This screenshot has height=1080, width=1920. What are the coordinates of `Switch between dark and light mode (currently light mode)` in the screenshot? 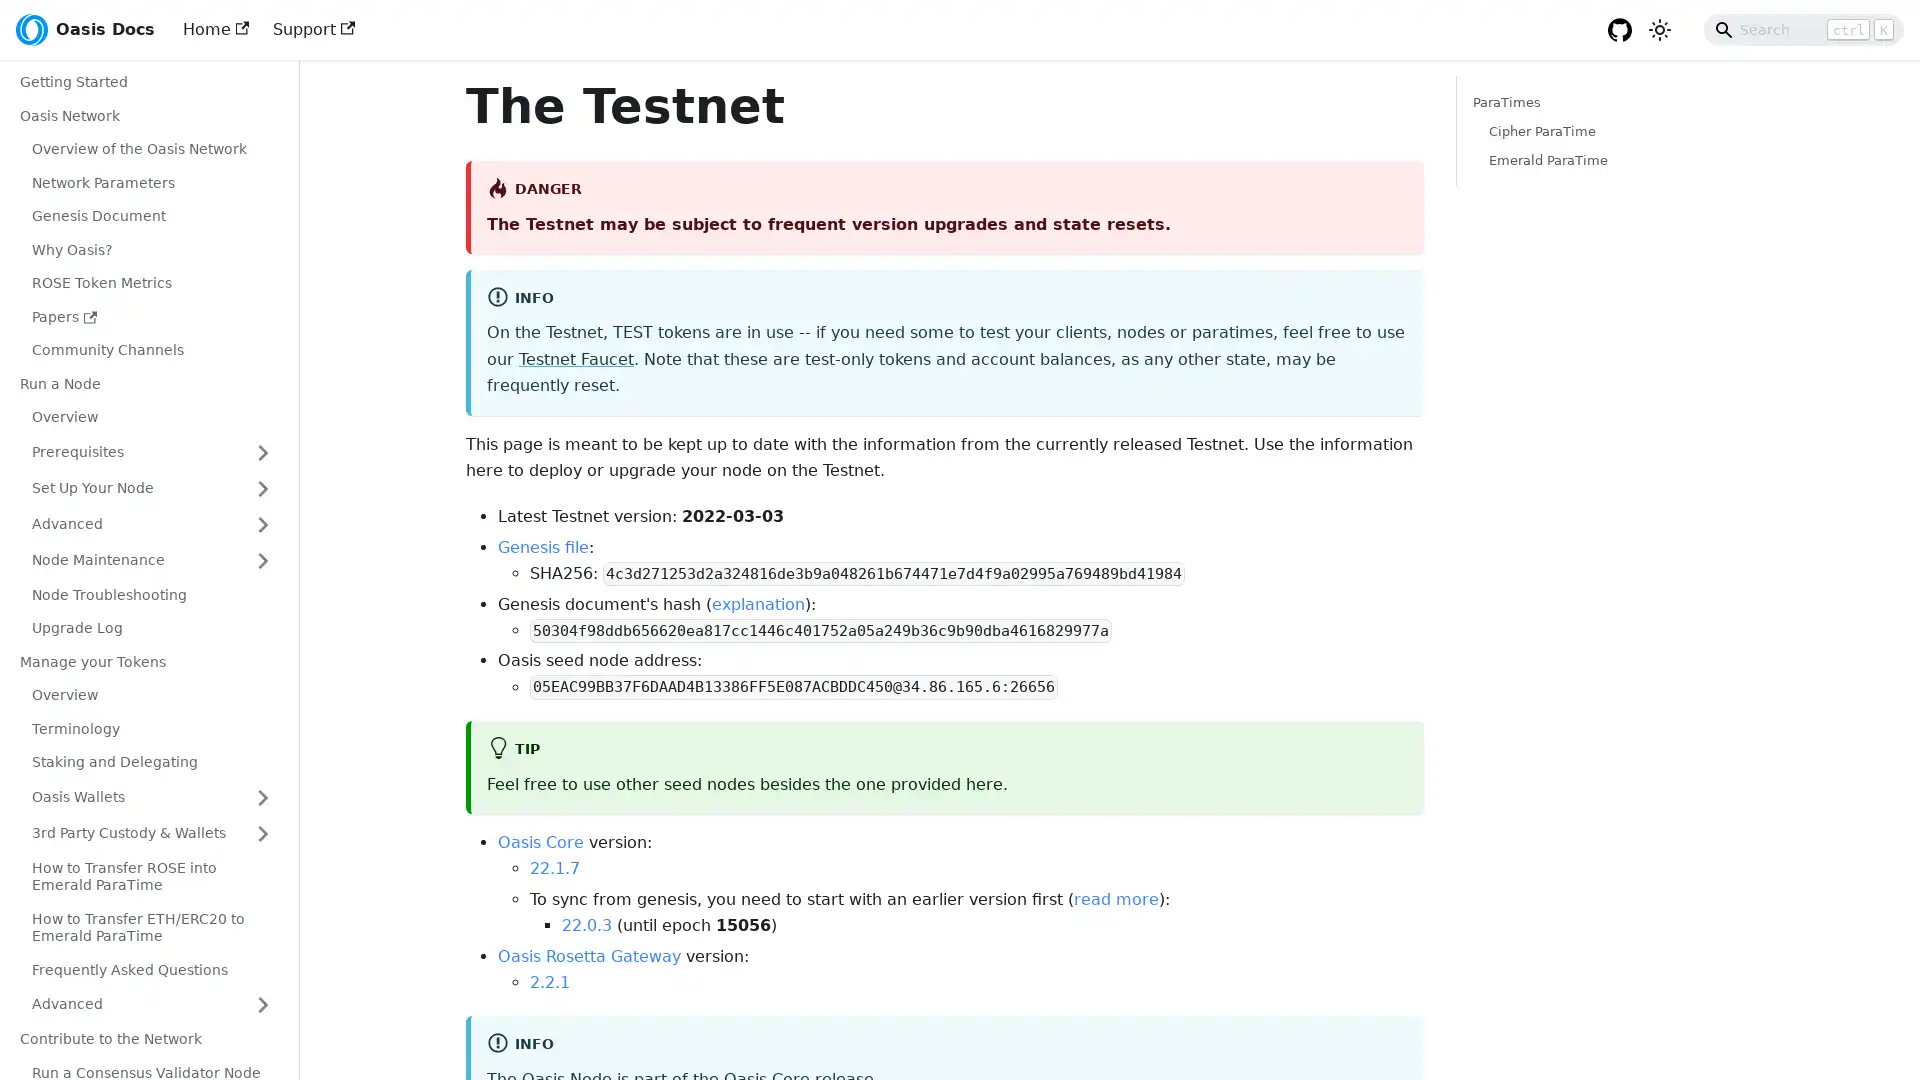 It's located at (1660, 30).